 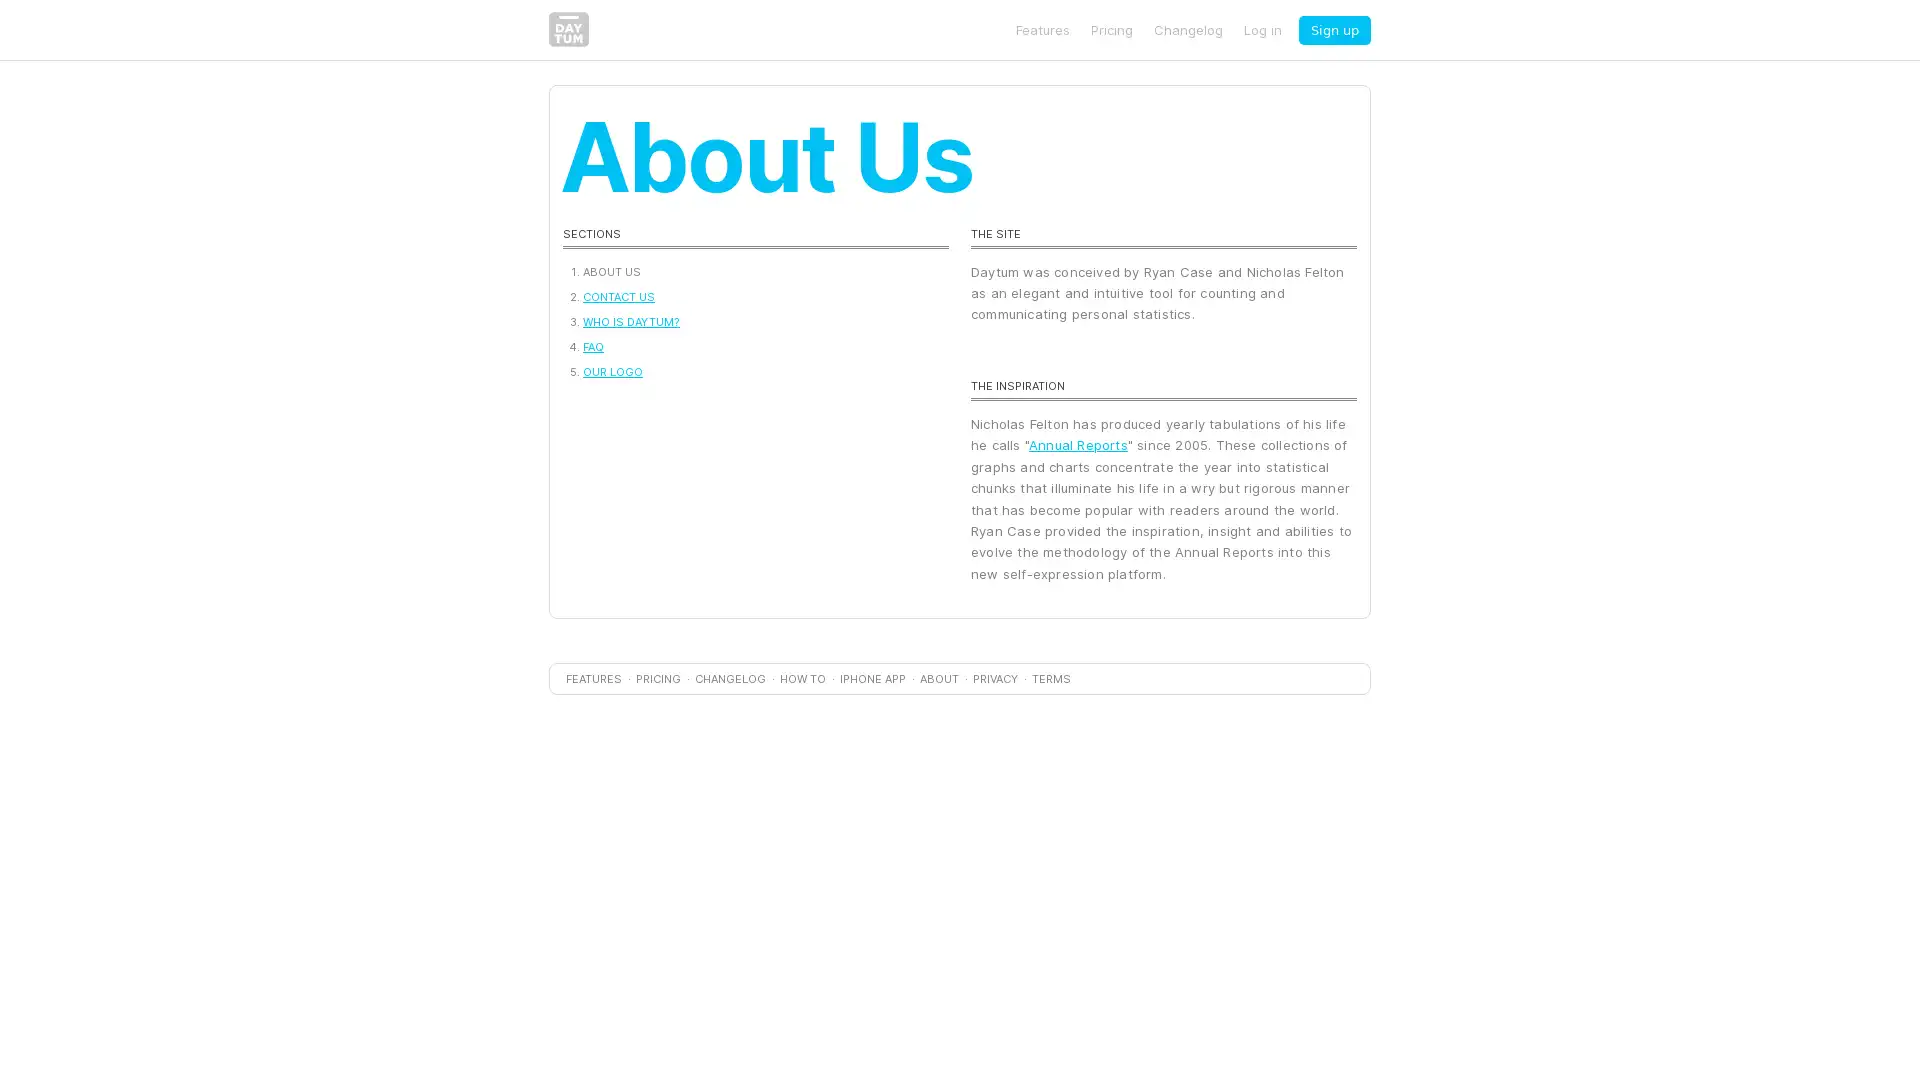 What do you see at coordinates (1334, 29) in the screenshot?
I see `Sign up` at bounding box center [1334, 29].